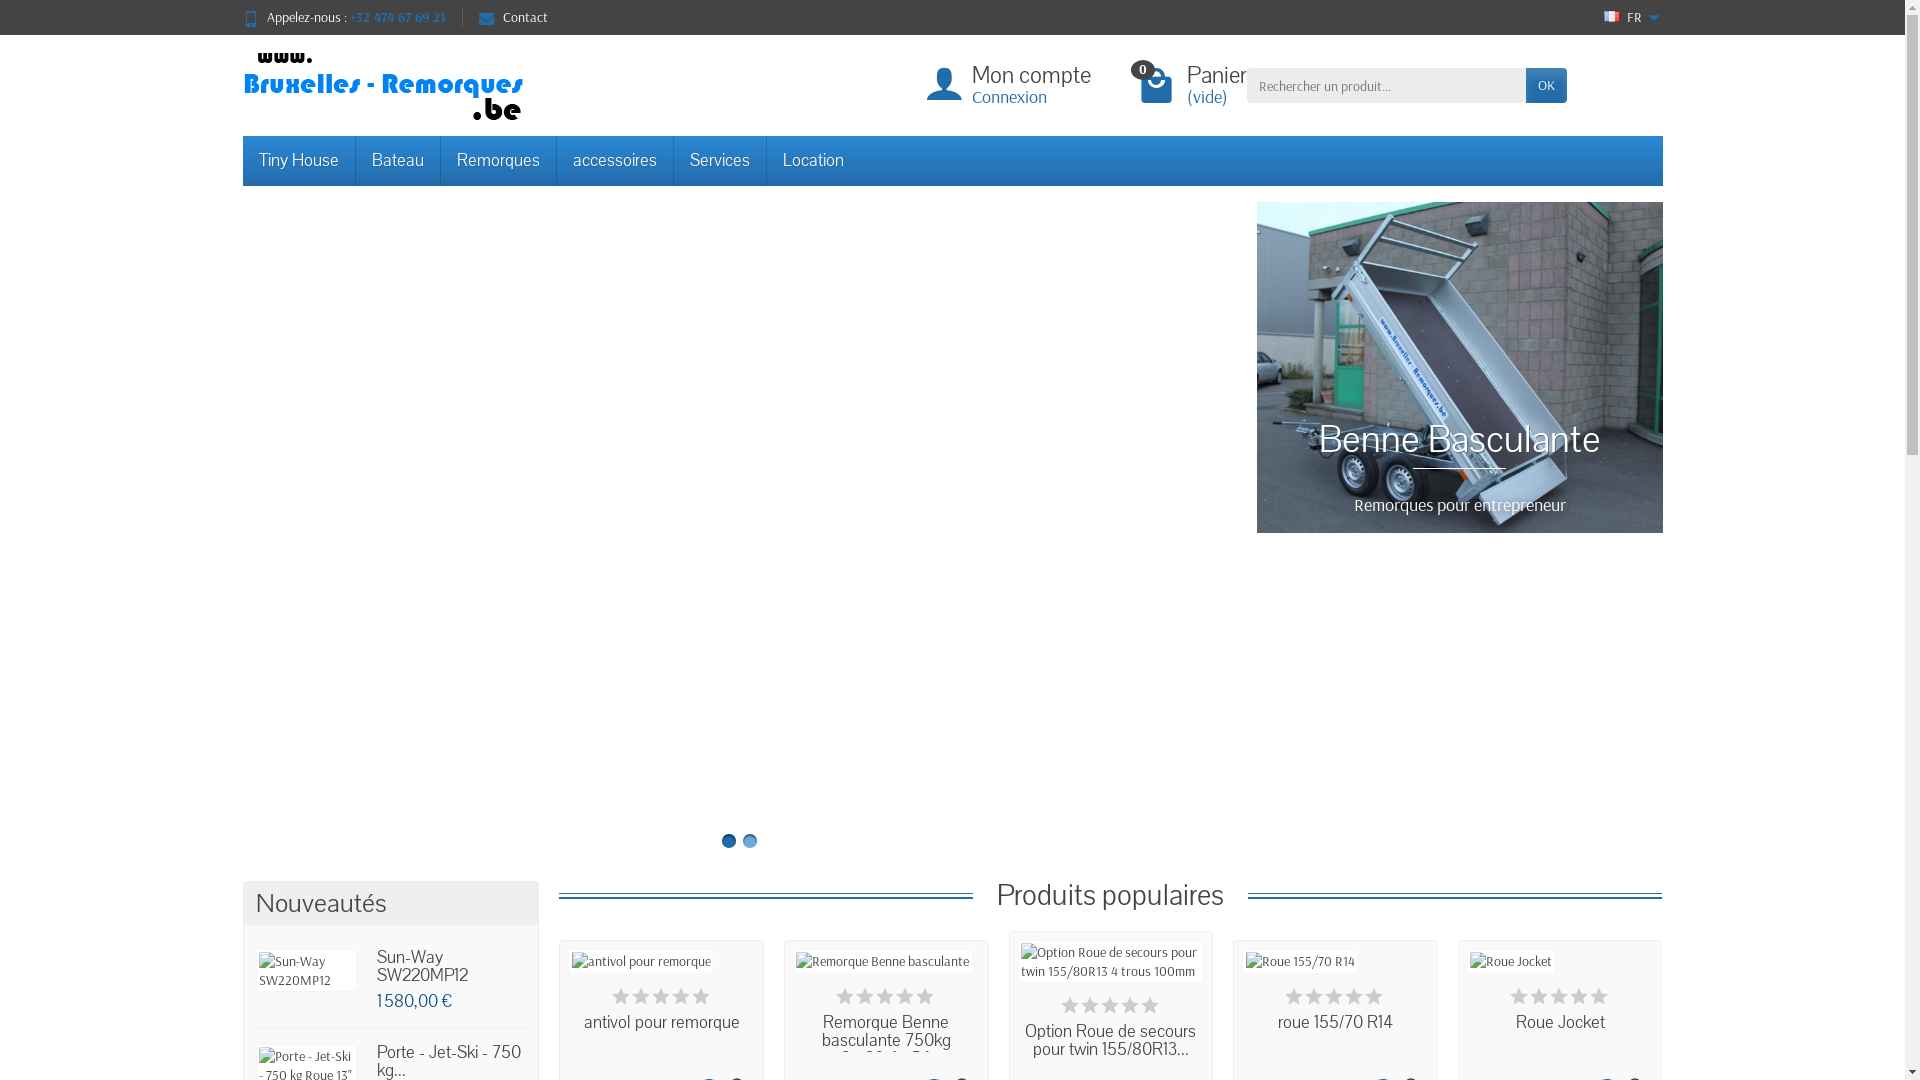 Image resolution: width=1920 pixels, height=1080 pixels. Describe the element at coordinates (297, 160) in the screenshot. I see `'Tiny House'` at that location.